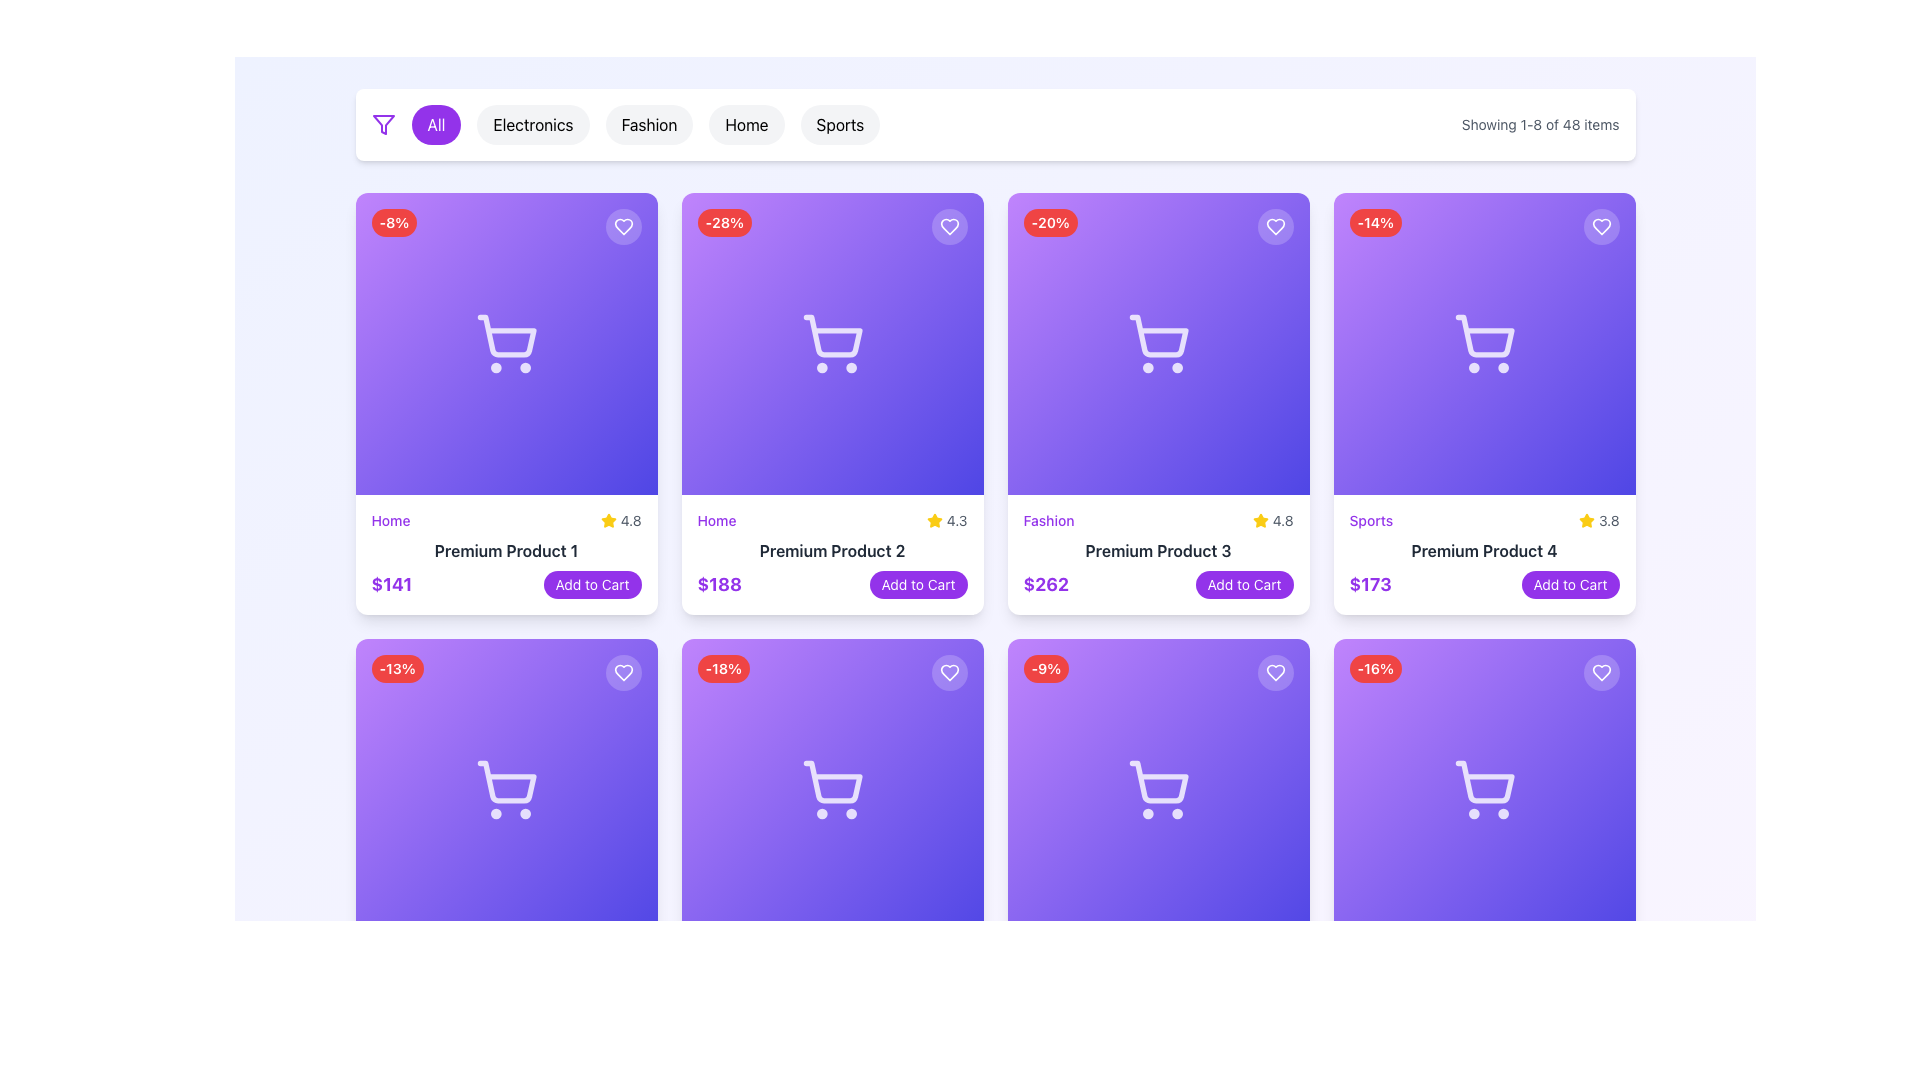  What do you see at coordinates (1484, 585) in the screenshot?
I see `price information displayed as '$173' in bold and purple, located near the bottom of the fourth product card, just beneath the title 'Premium Product 4'` at bounding box center [1484, 585].